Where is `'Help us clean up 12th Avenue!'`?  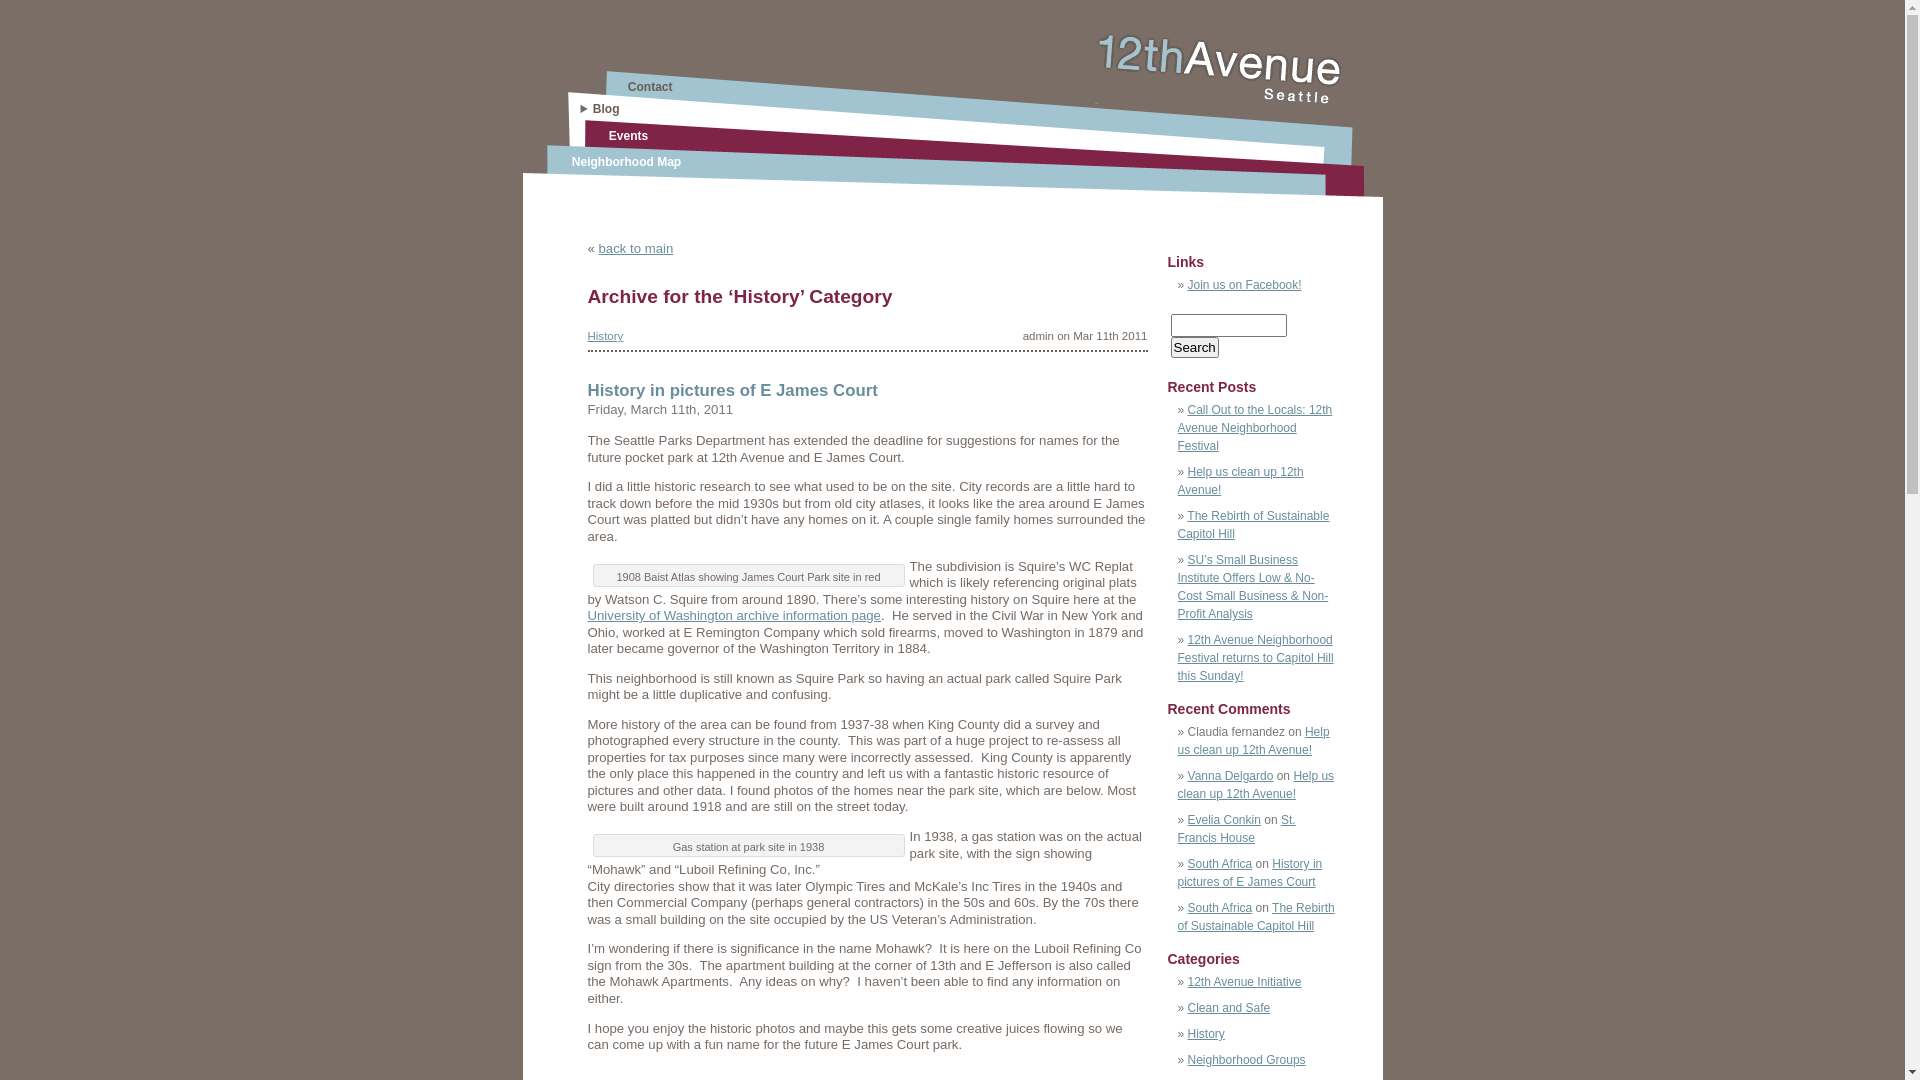 'Help us clean up 12th Avenue!' is located at coordinates (1252, 740).